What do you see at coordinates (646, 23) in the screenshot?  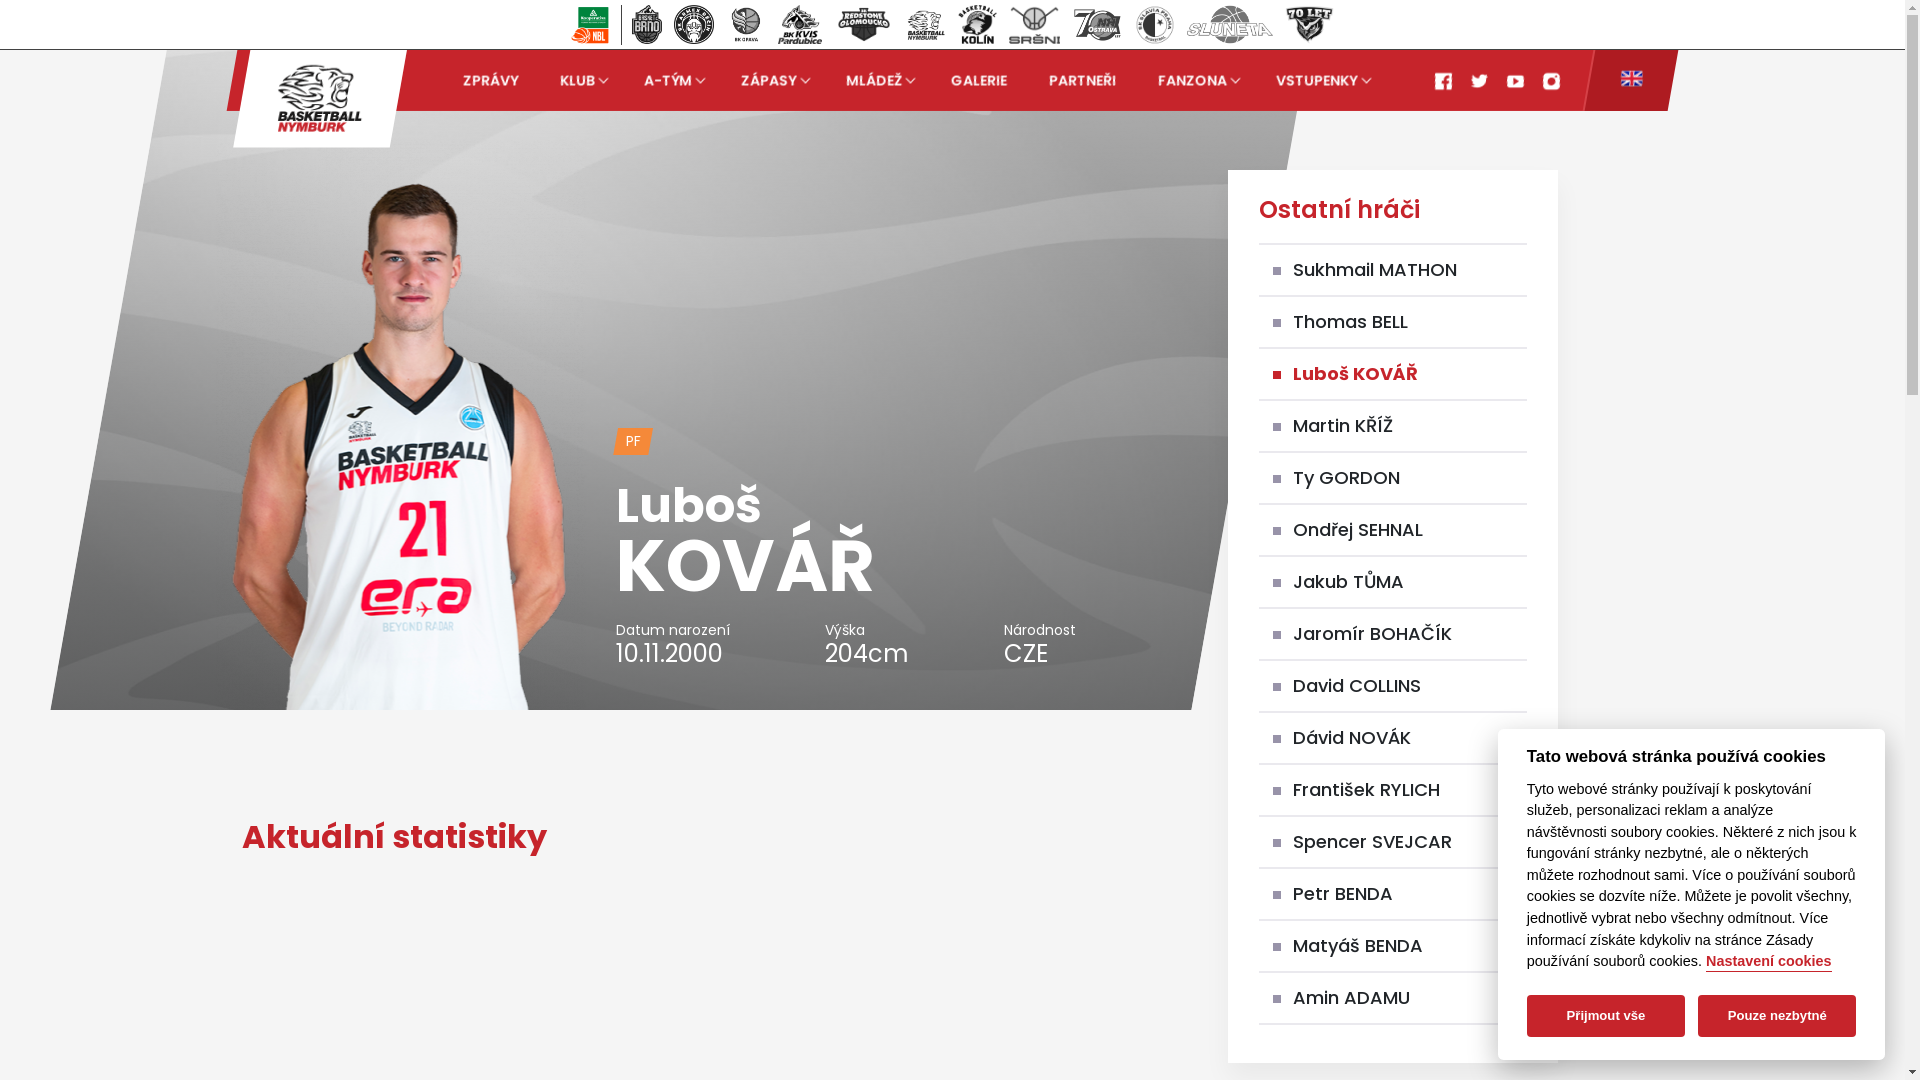 I see `'Basket Brno (1.)'` at bounding box center [646, 23].